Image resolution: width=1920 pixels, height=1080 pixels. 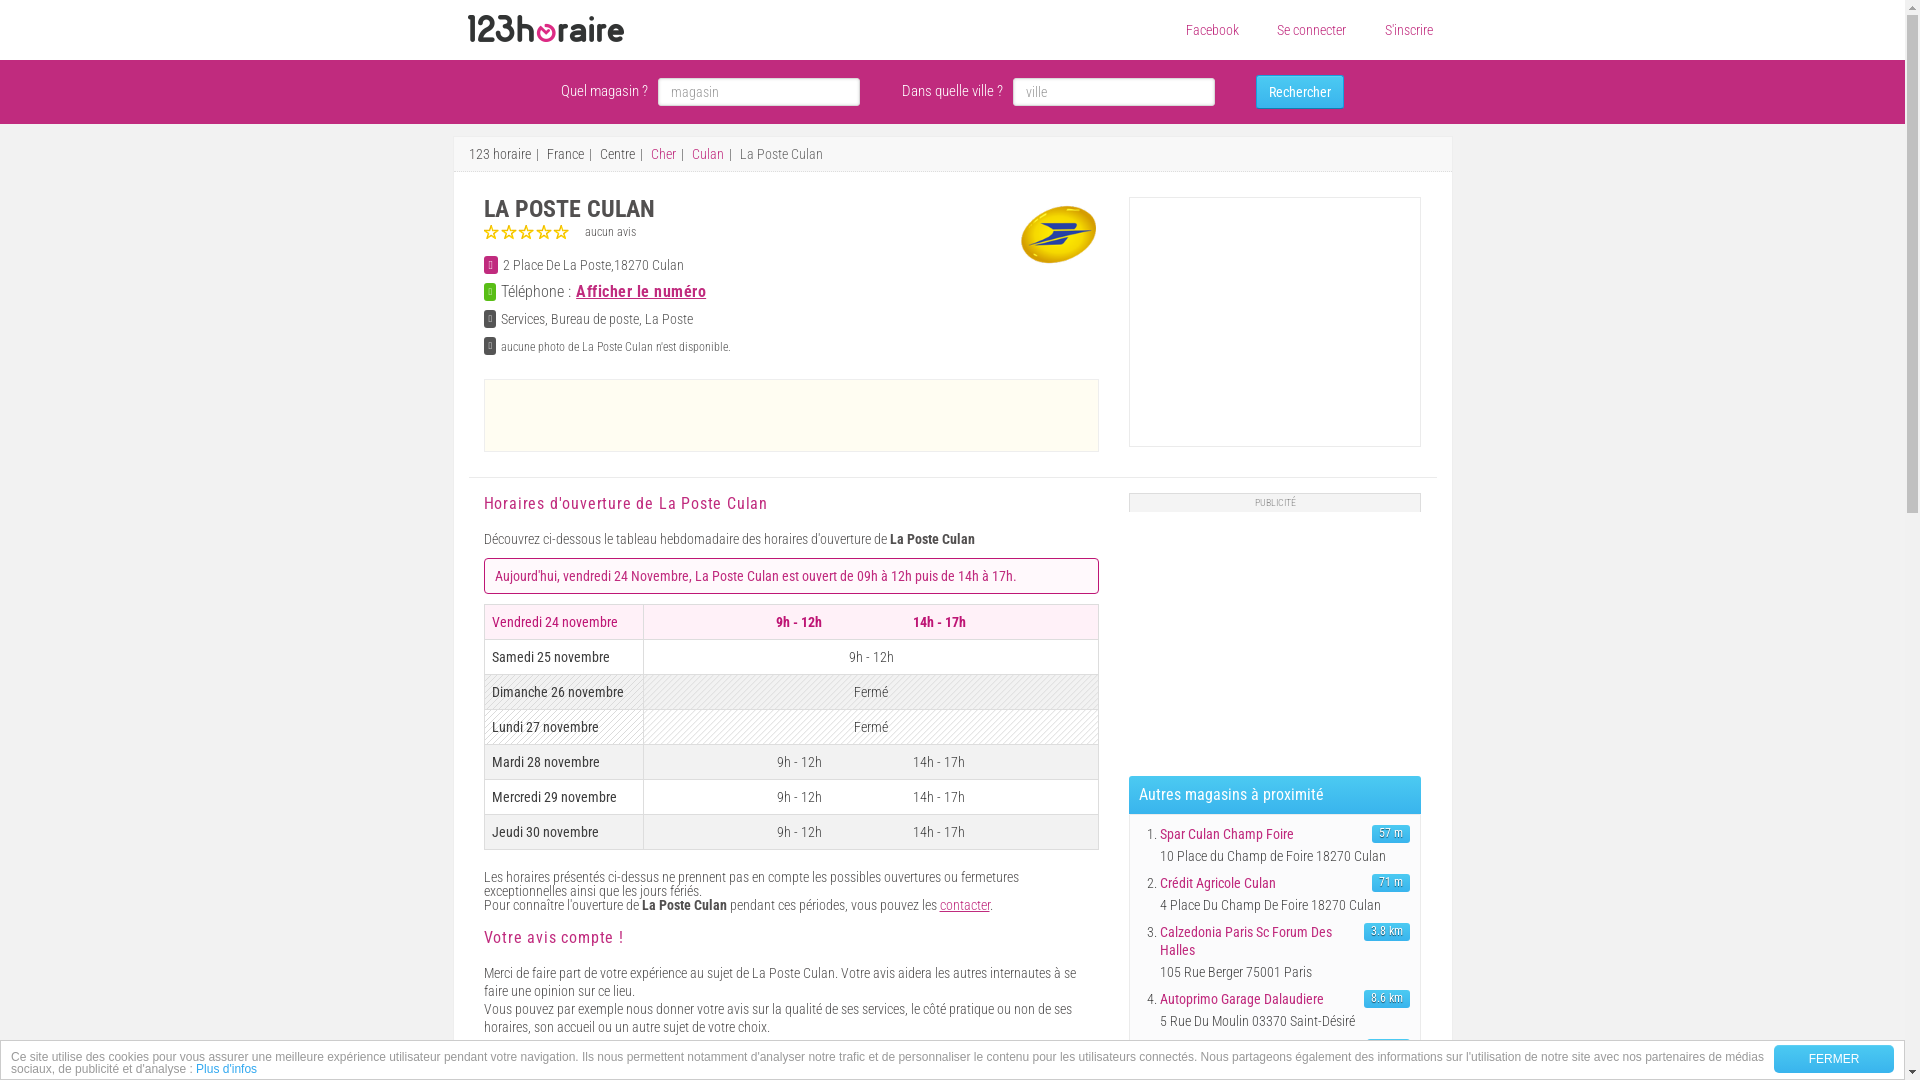 I want to click on 'Culan', so click(x=708, y=153).